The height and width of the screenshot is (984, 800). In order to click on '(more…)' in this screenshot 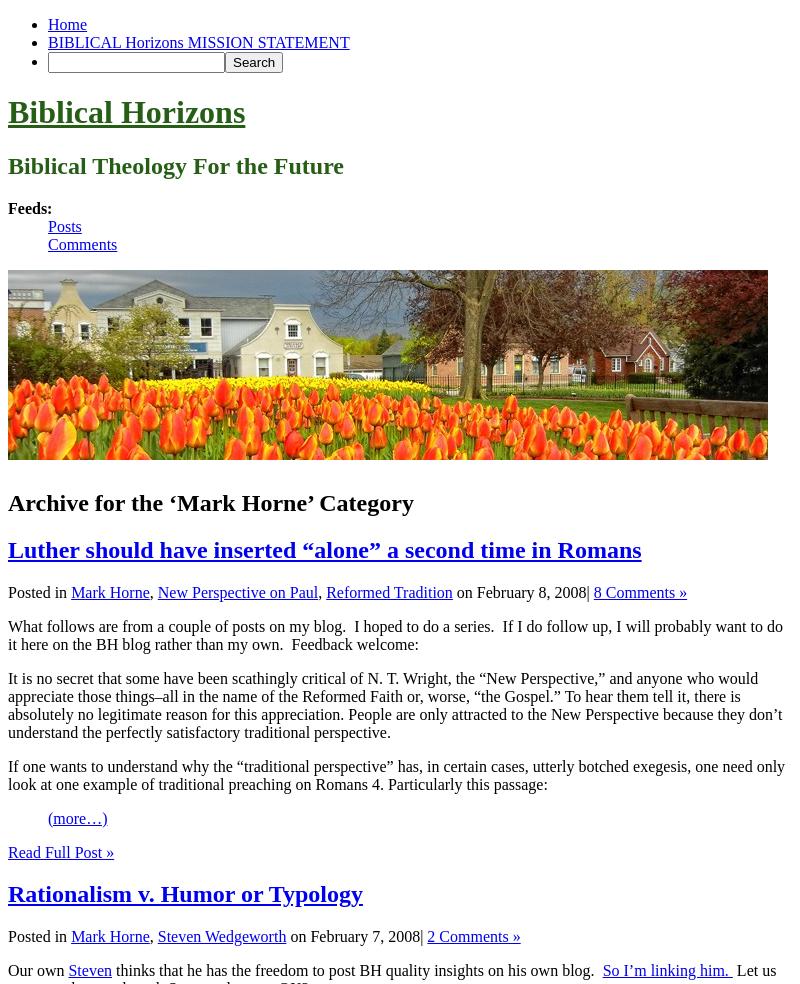, I will do `click(77, 816)`.